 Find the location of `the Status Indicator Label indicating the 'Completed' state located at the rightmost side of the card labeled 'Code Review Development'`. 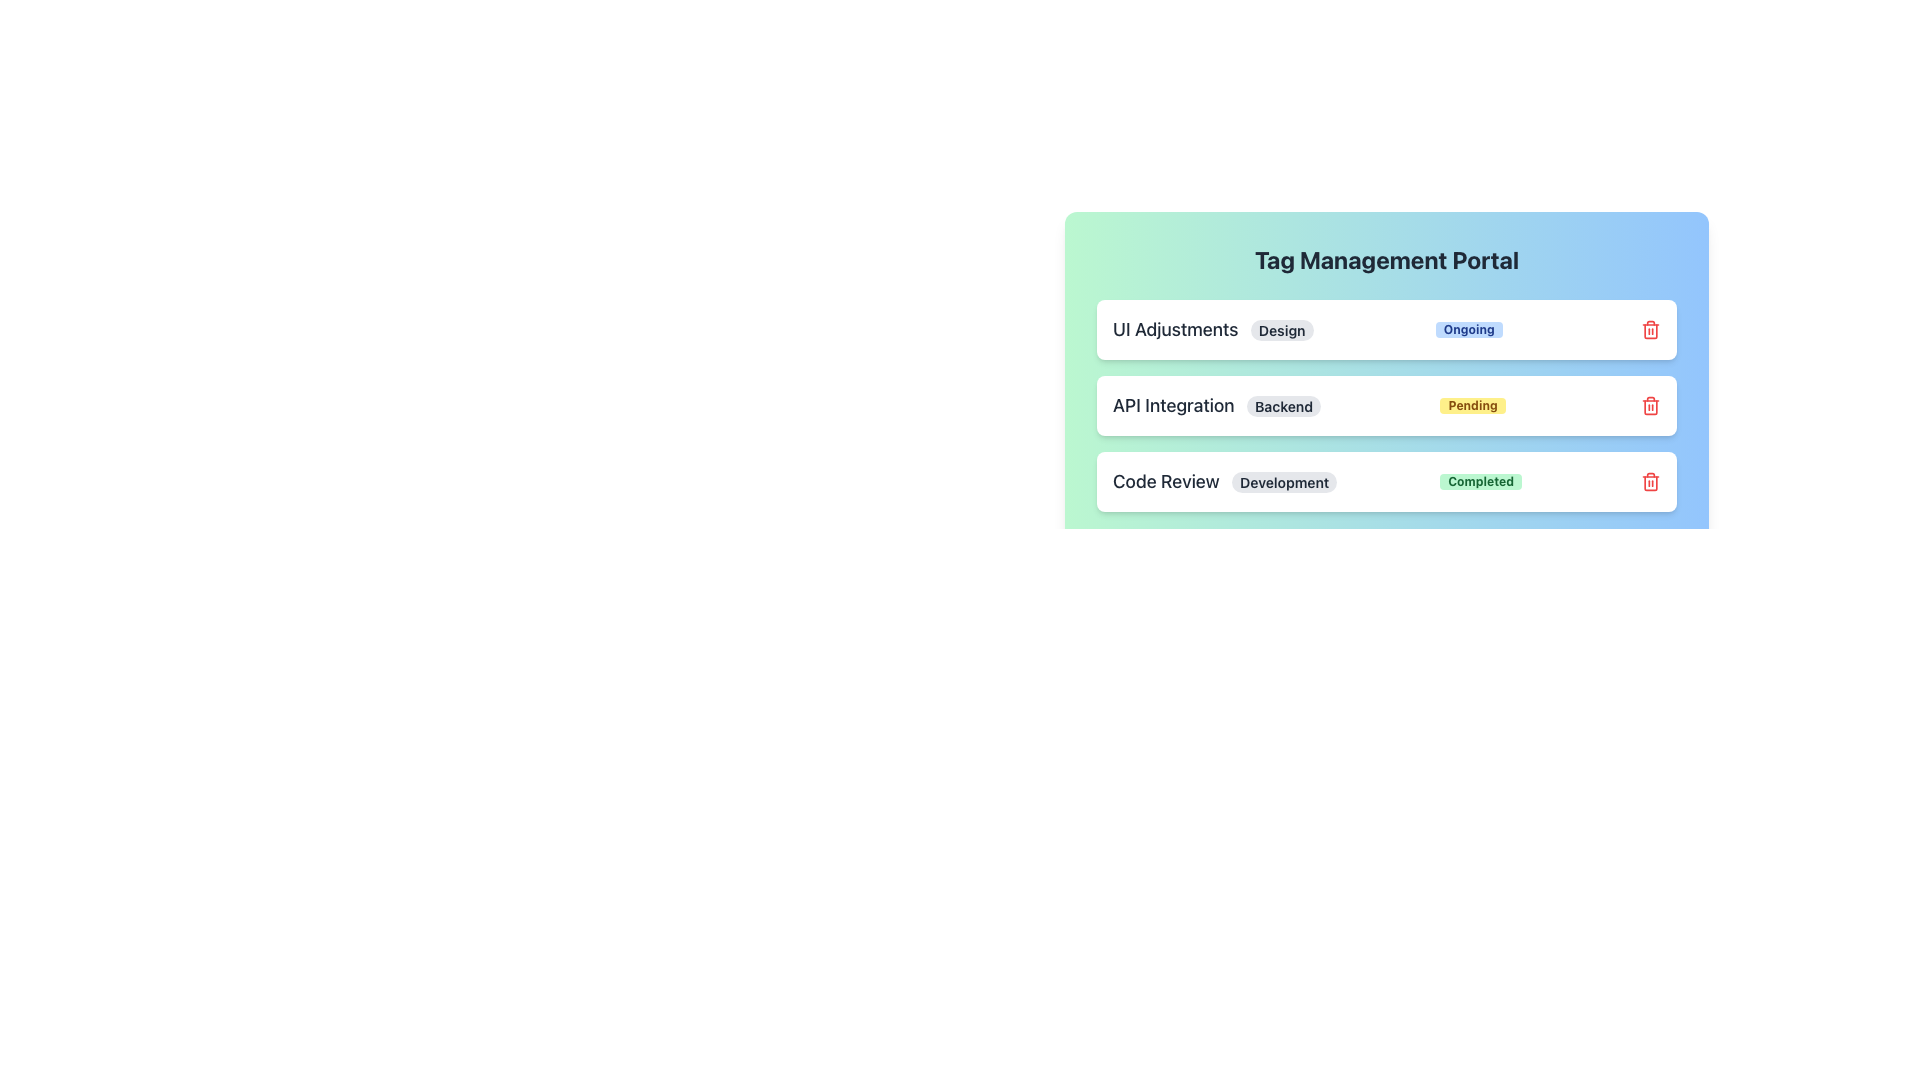

the Status Indicator Label indicating the 'Completed' state located at the rightmost side of the card labeled 'Code Review Development' is located at coordinates (1481, 482).